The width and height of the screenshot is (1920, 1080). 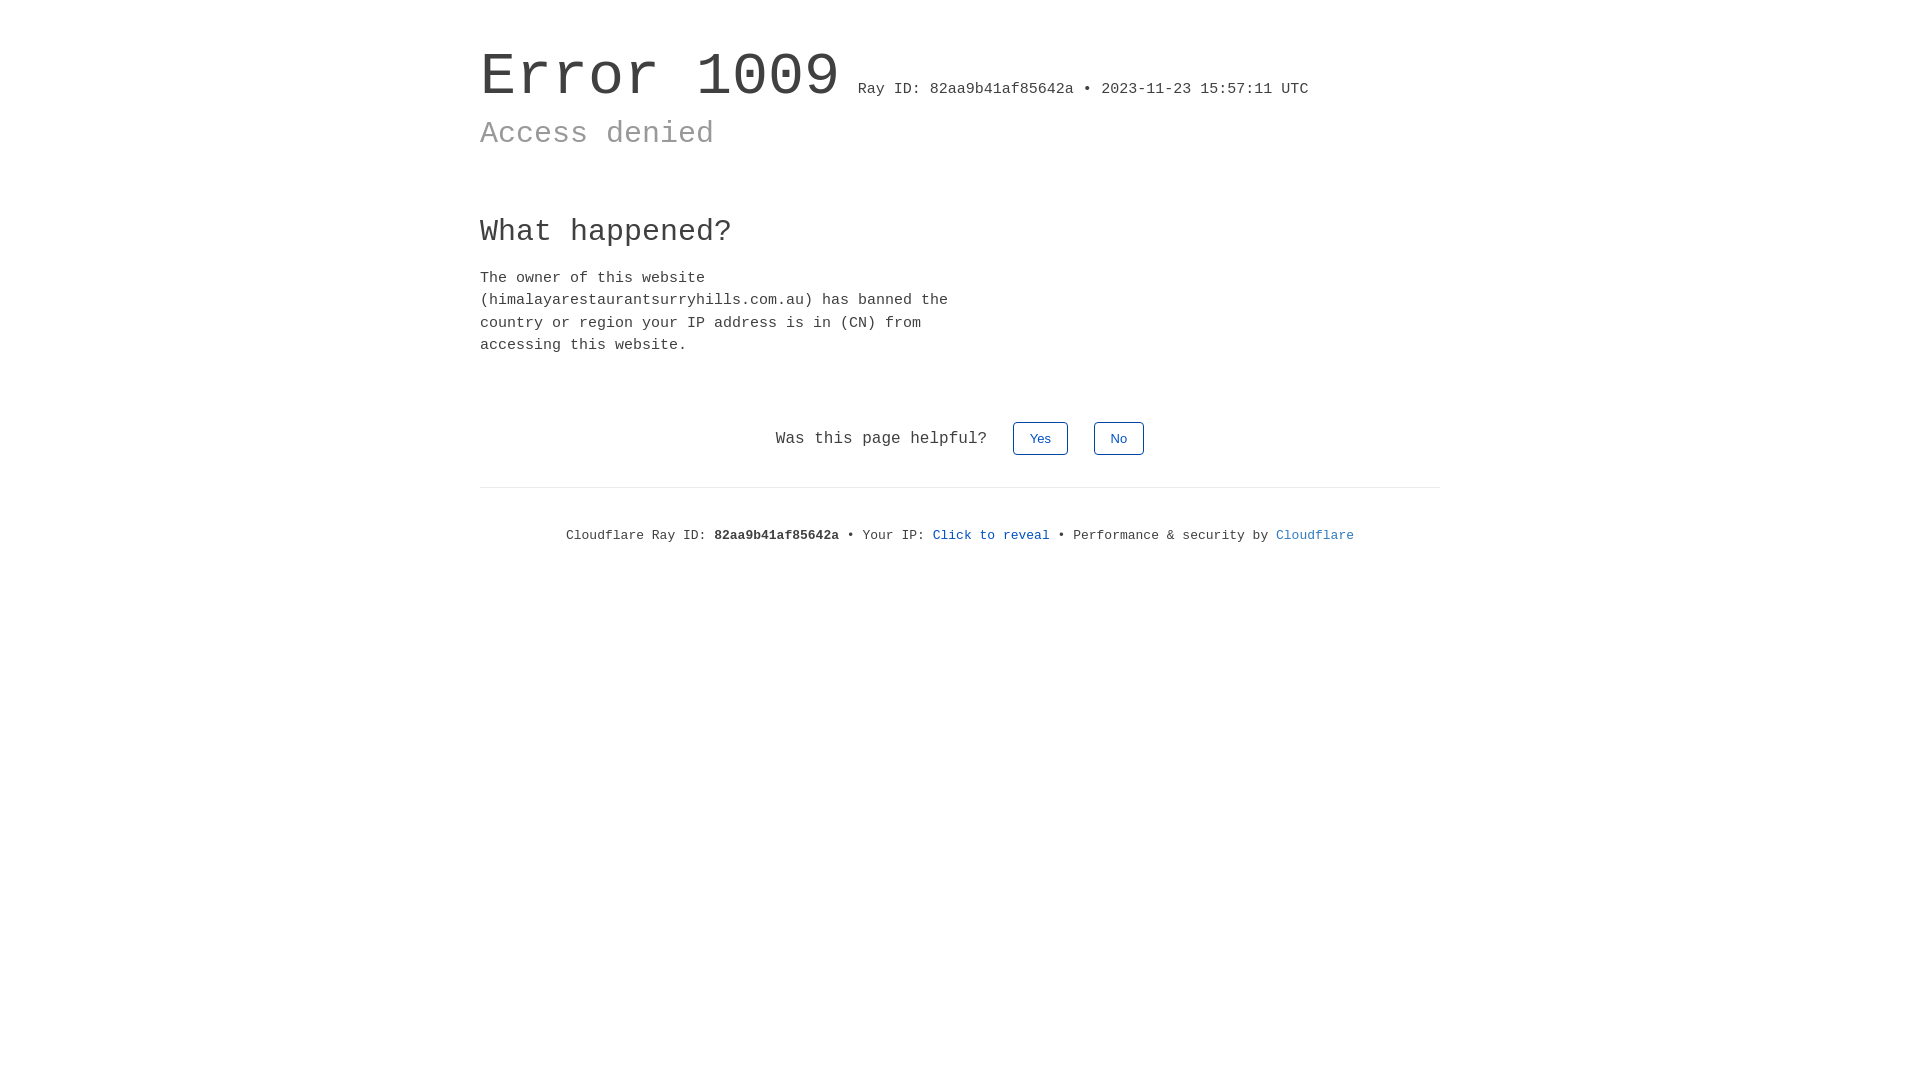 What do you see at coordinates (1315, 534) in the screenshot?
I see `'Cloudflare'` at bounding box center [1315, 534].